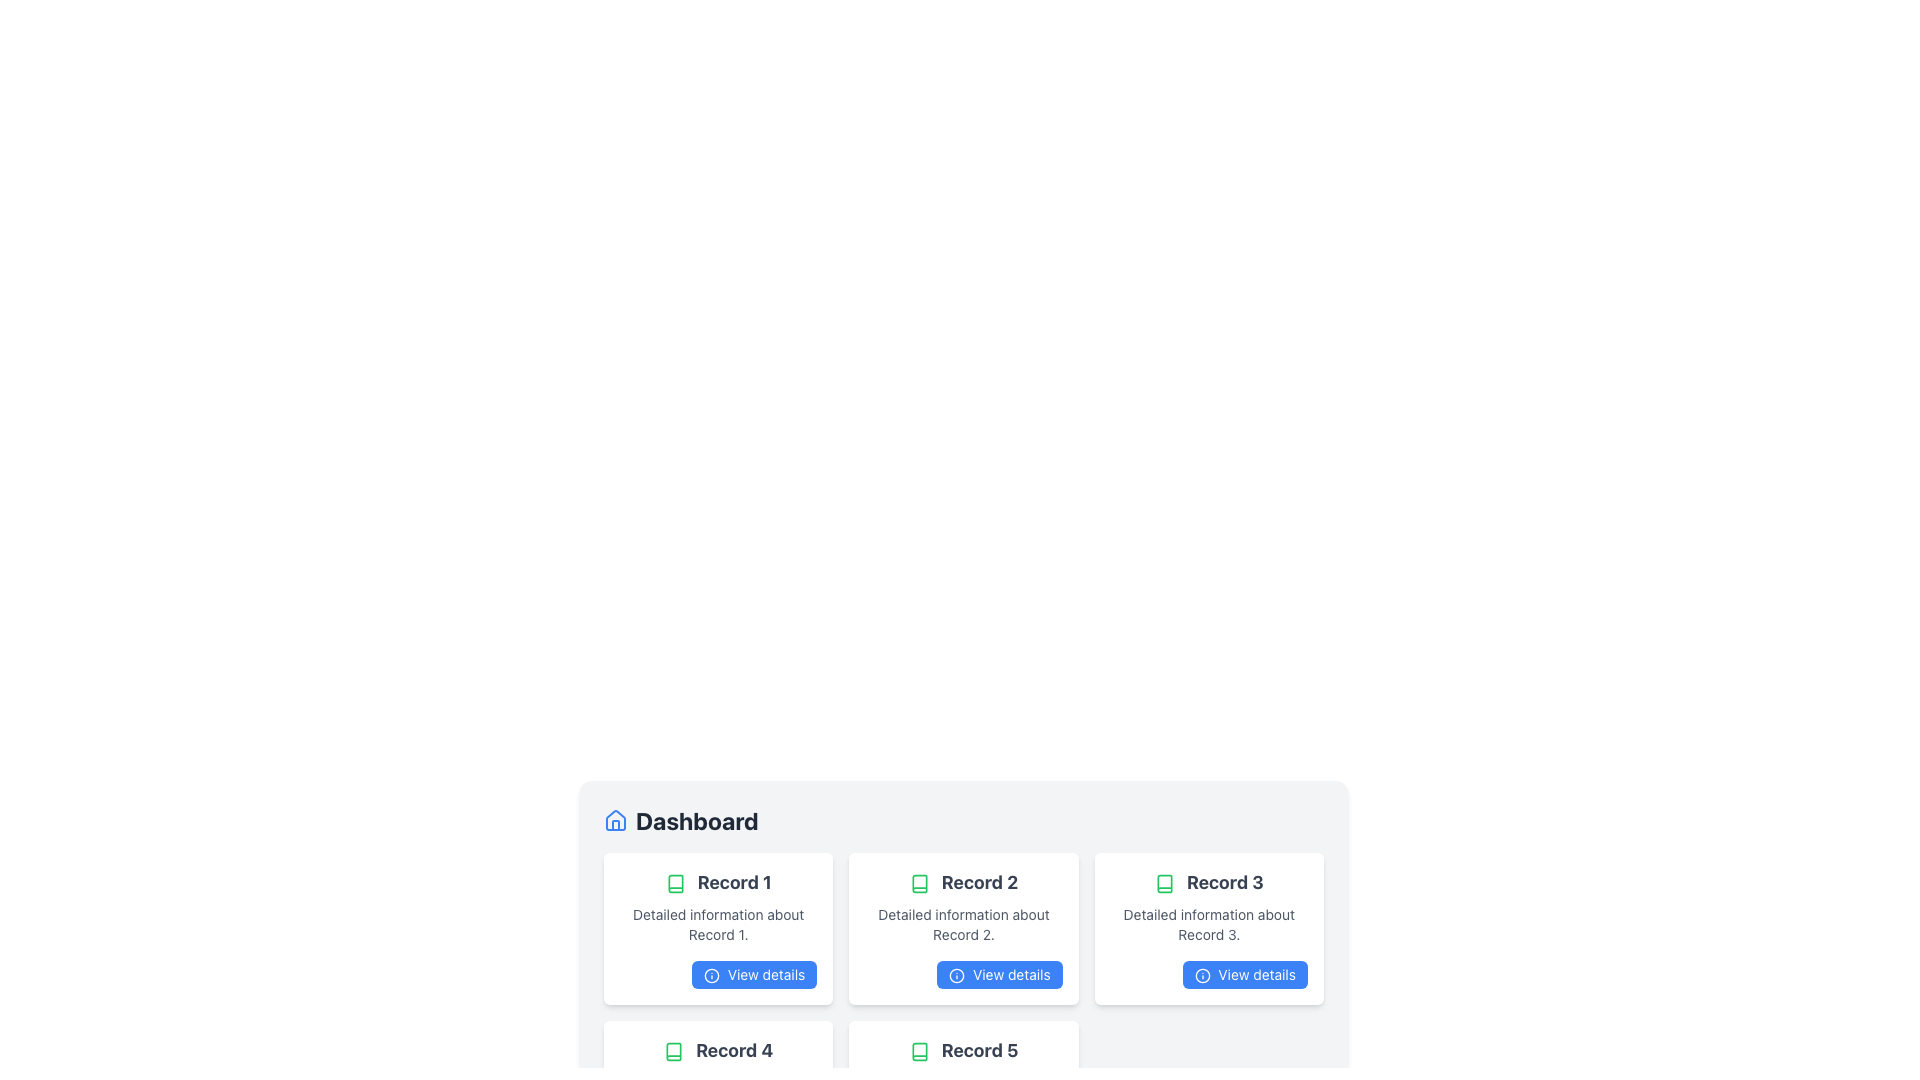 This screenshot has height=1080, width=1920. Describe the element at coordinates (718, 882) in the screenshot. I see `bolded text 'Record 1' displayed in a large font within the first card of the dashboard` at that location.